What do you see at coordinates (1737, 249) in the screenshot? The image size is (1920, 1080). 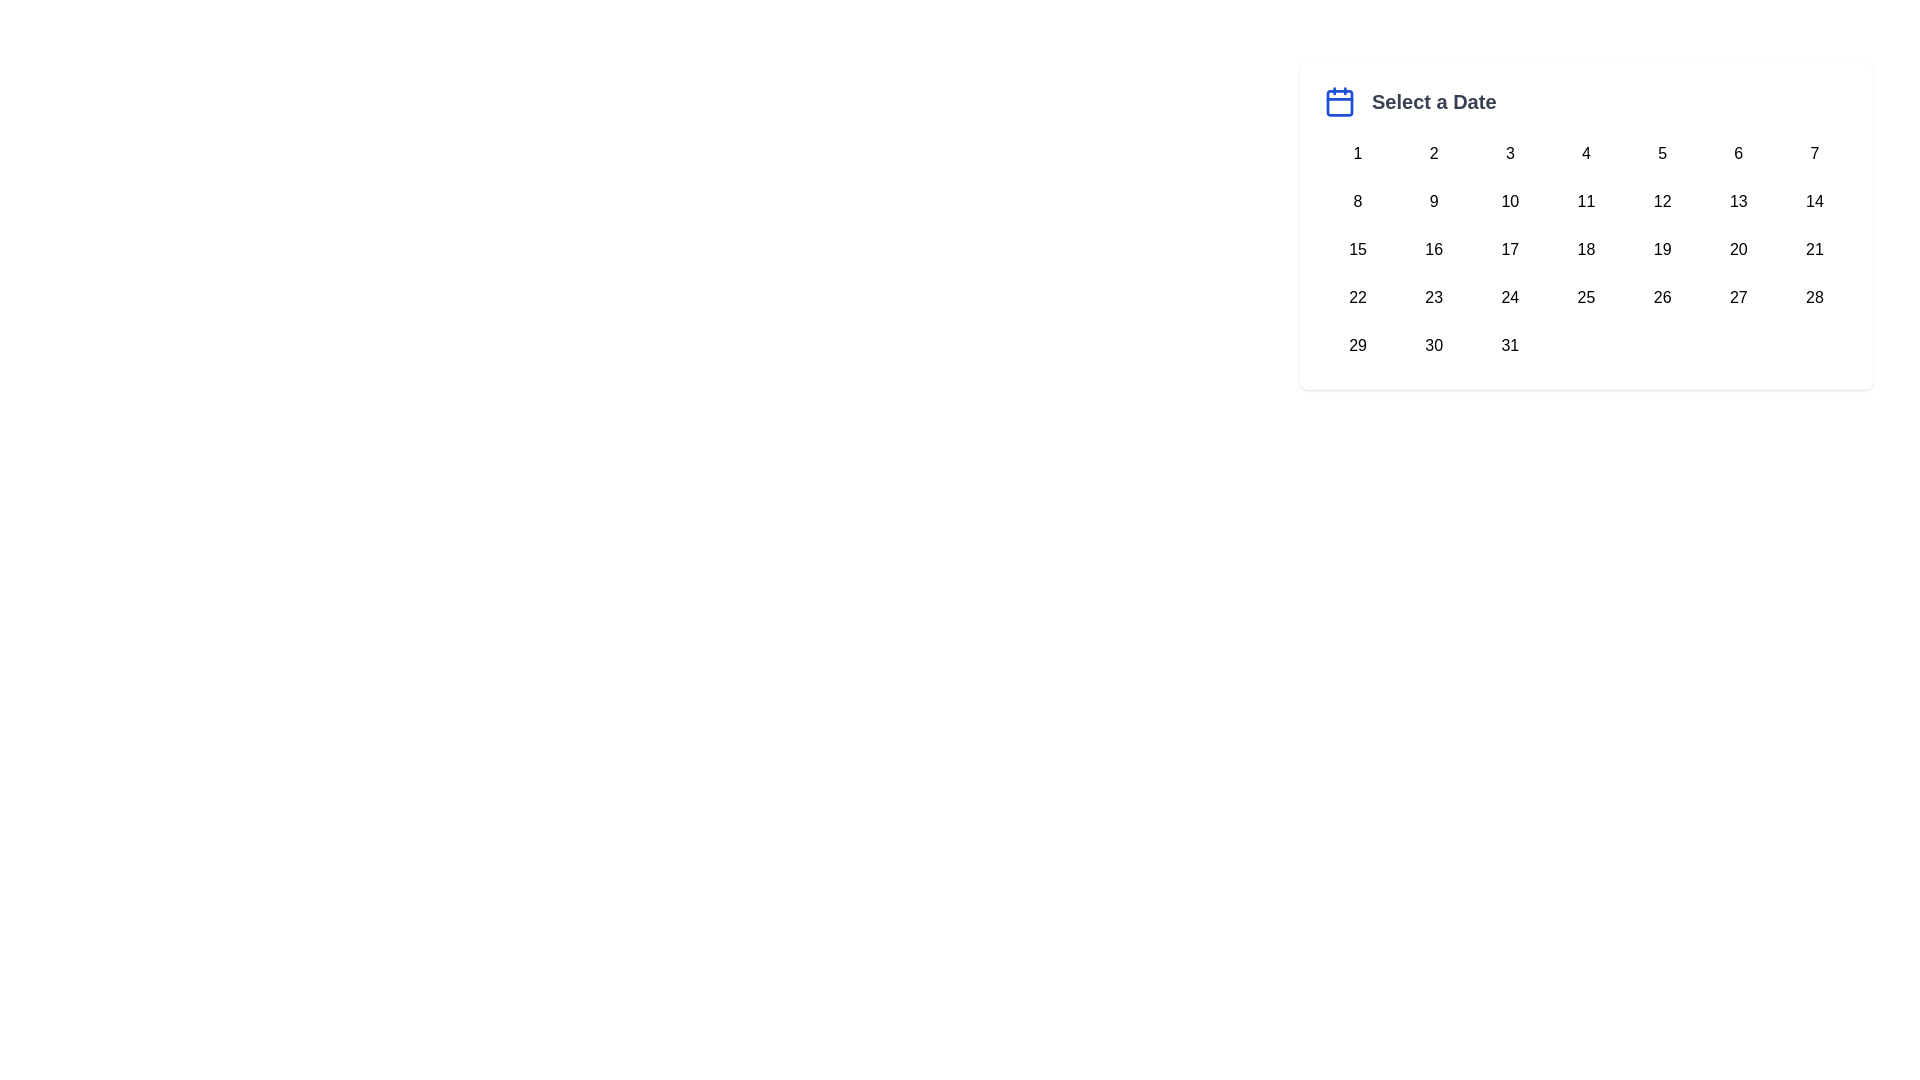 I see `the button displaying the number '20'` at bounding box center [1737, 249].